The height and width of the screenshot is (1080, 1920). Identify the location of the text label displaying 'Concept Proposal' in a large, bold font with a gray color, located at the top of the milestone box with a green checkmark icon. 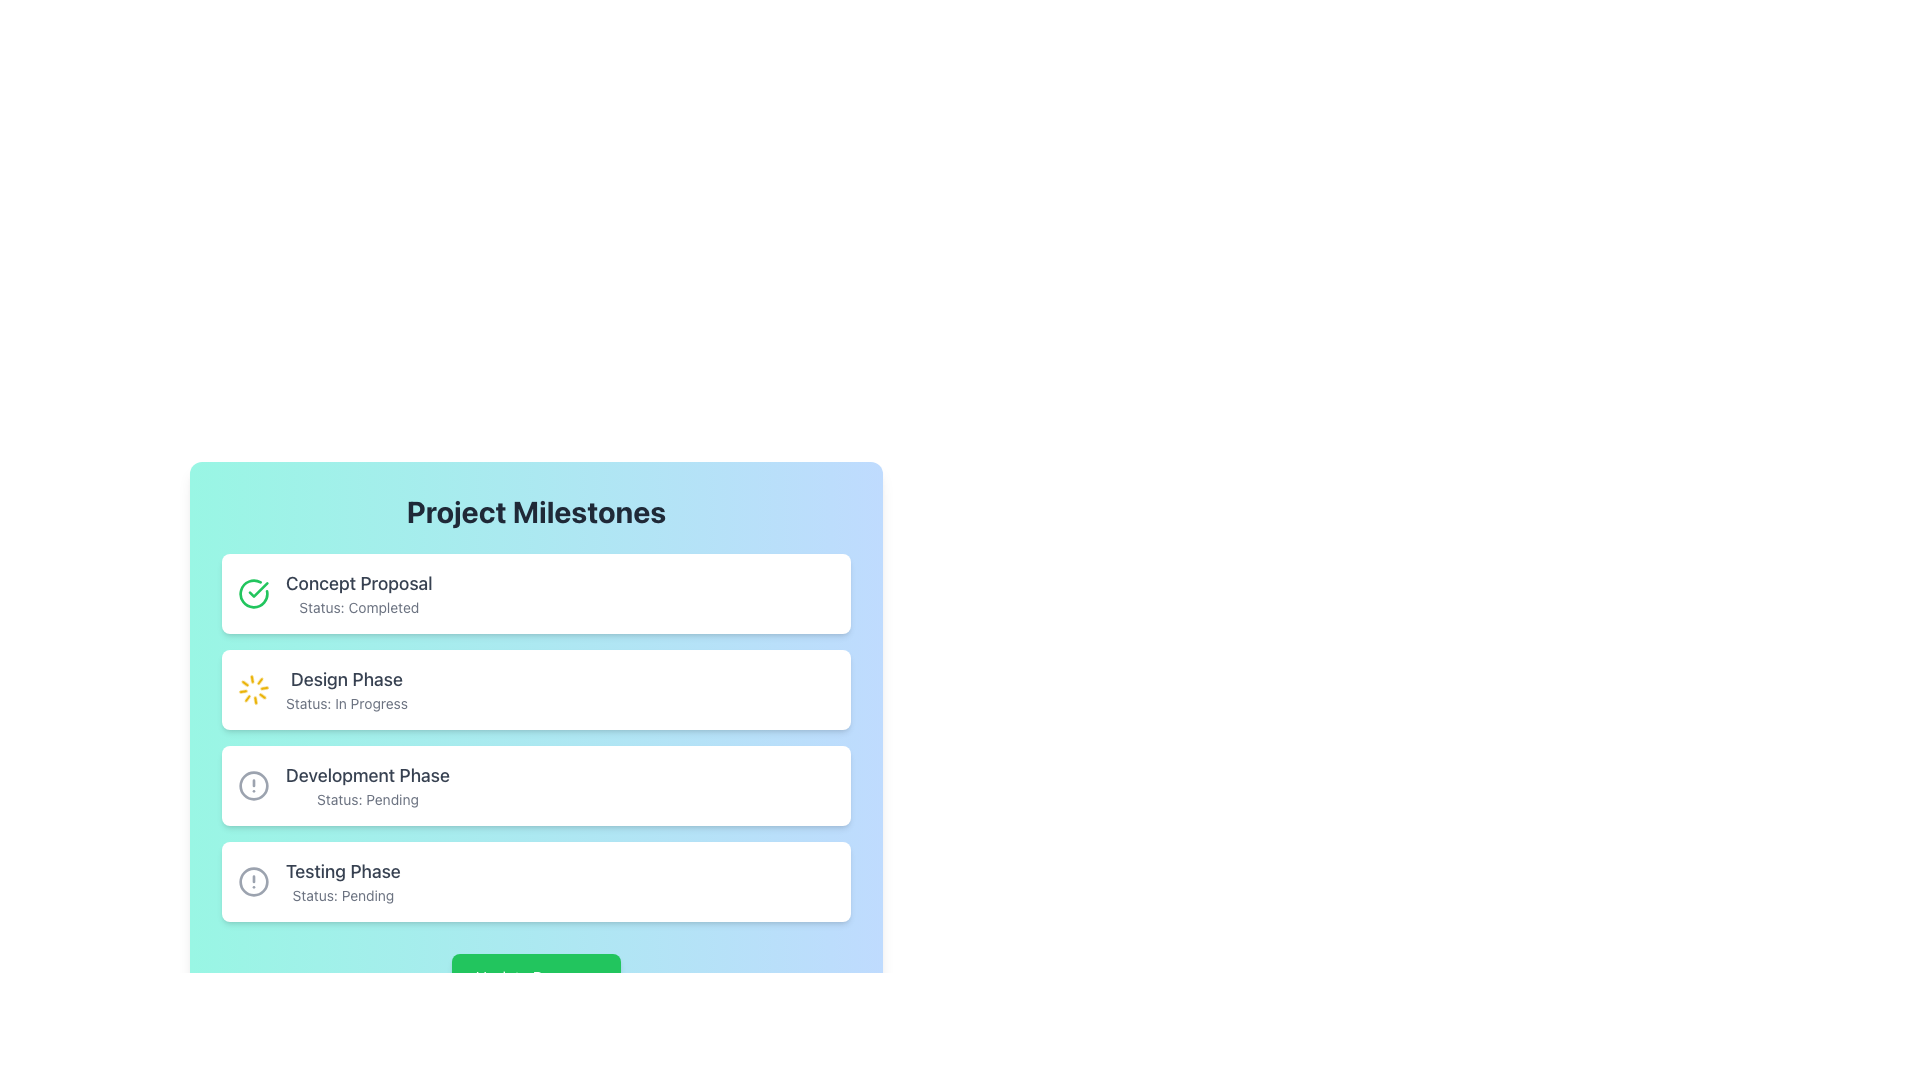
(359, 583).